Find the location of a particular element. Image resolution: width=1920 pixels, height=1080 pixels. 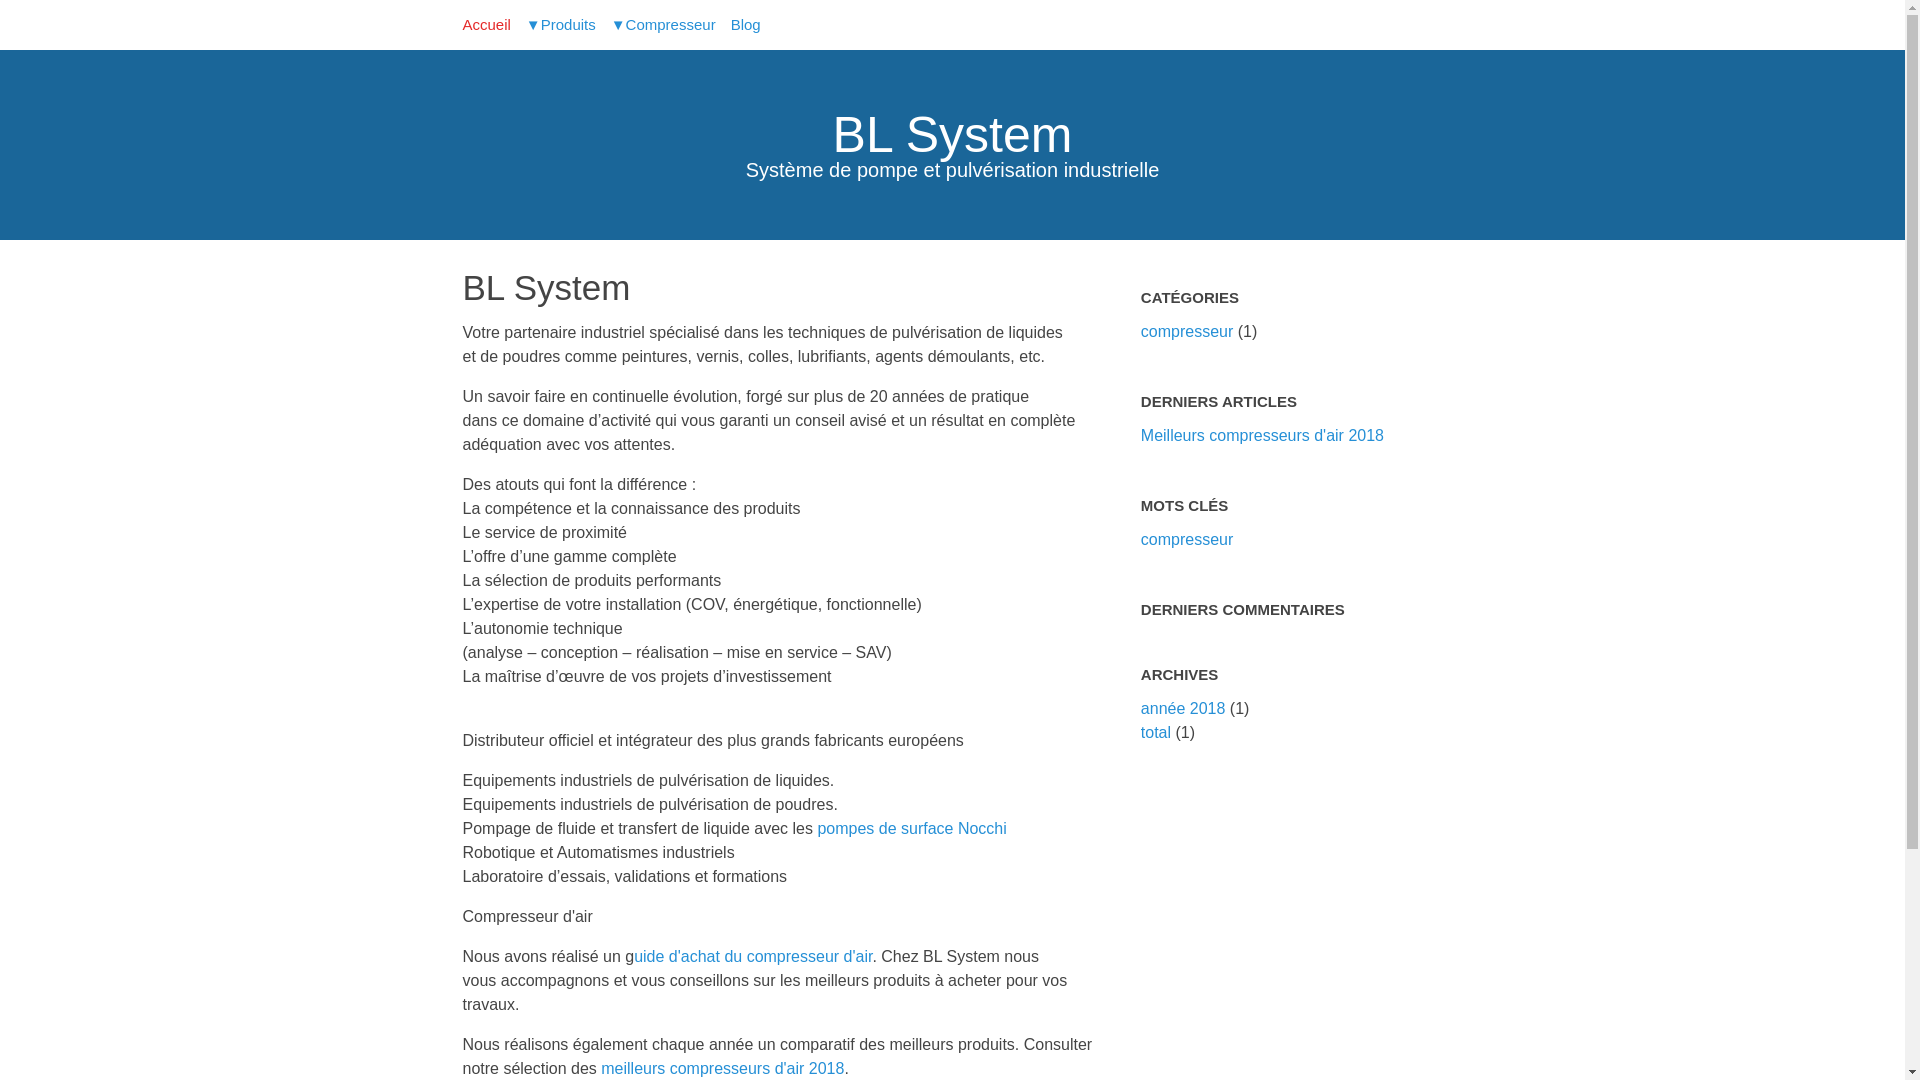

'Meilleurs compresseurs d'air 2018' is located at coordinates (1261, 434).